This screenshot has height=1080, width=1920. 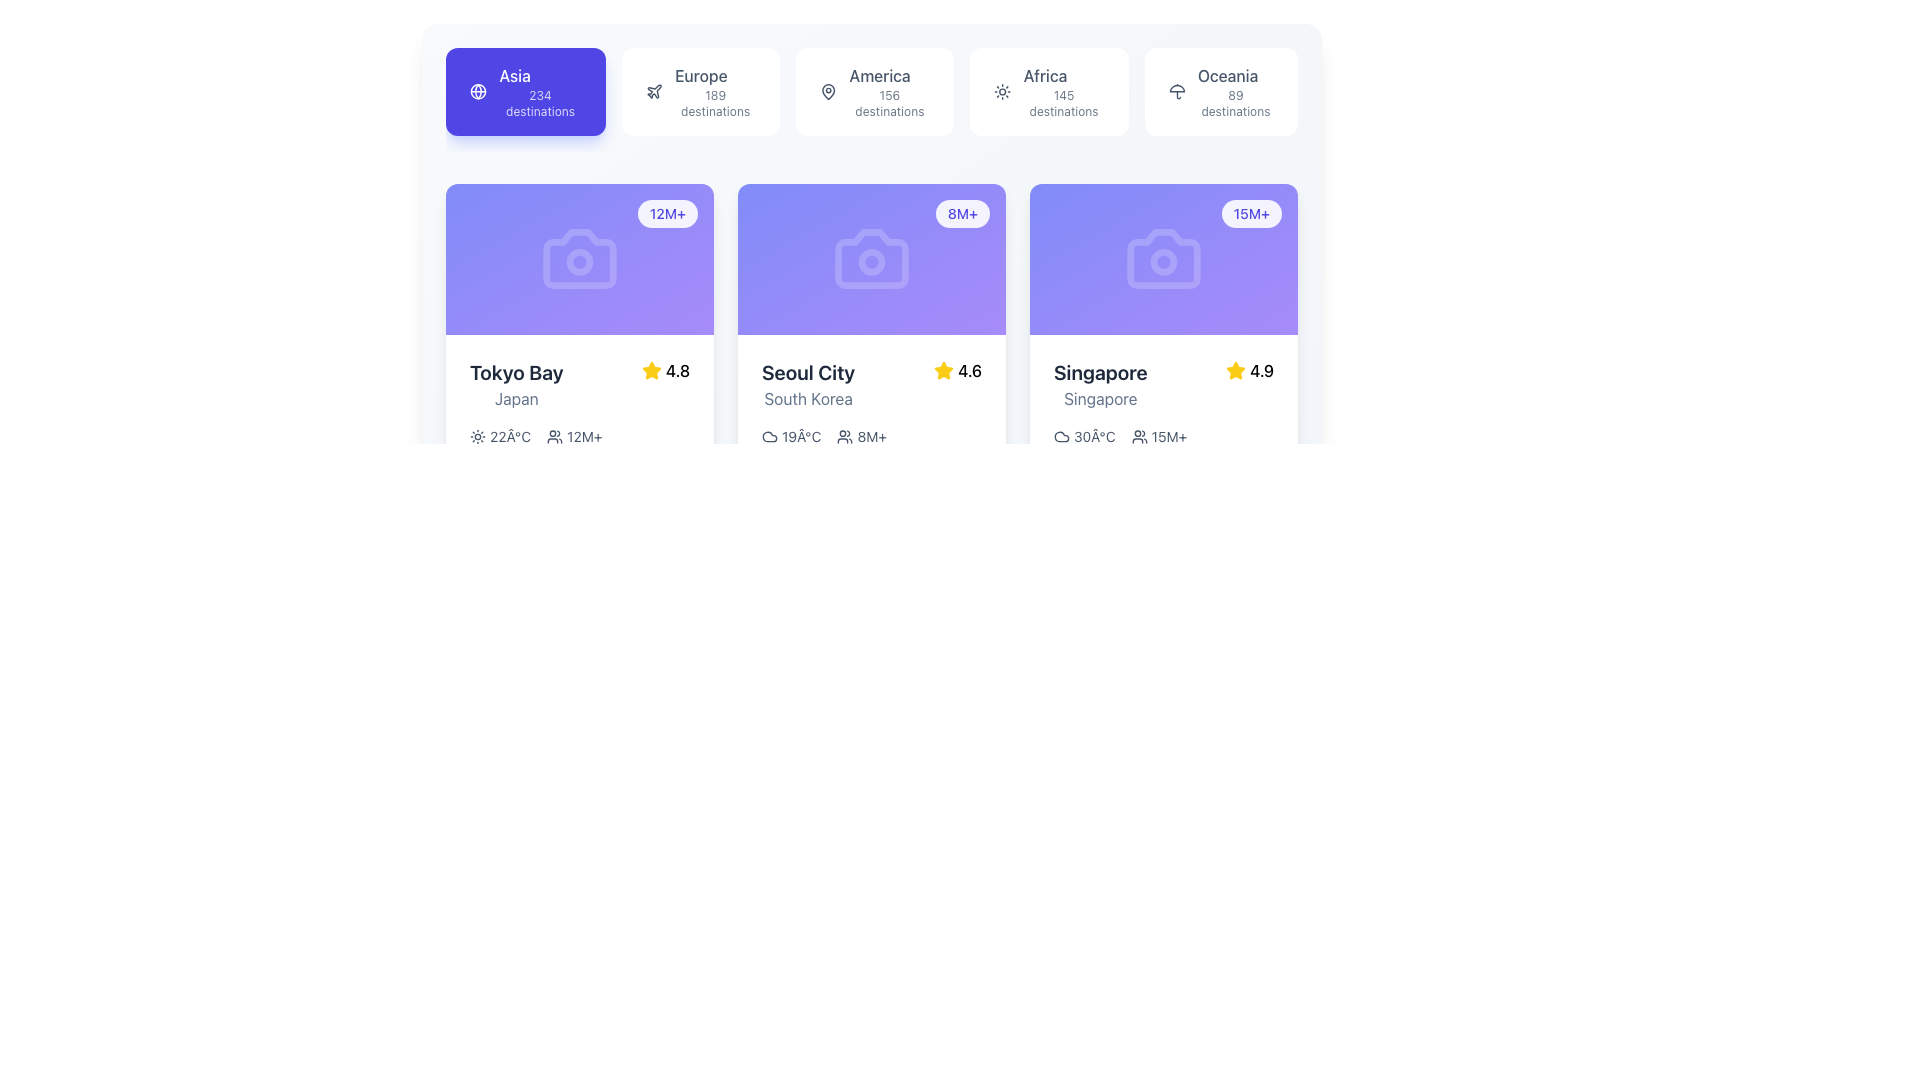 What do you see at coordinates (515, 75) in the screenshot?
I see `the 'Asia' text label, which is styled with medium font weight on a purple rectangular background` at bounding box center [515, 75].